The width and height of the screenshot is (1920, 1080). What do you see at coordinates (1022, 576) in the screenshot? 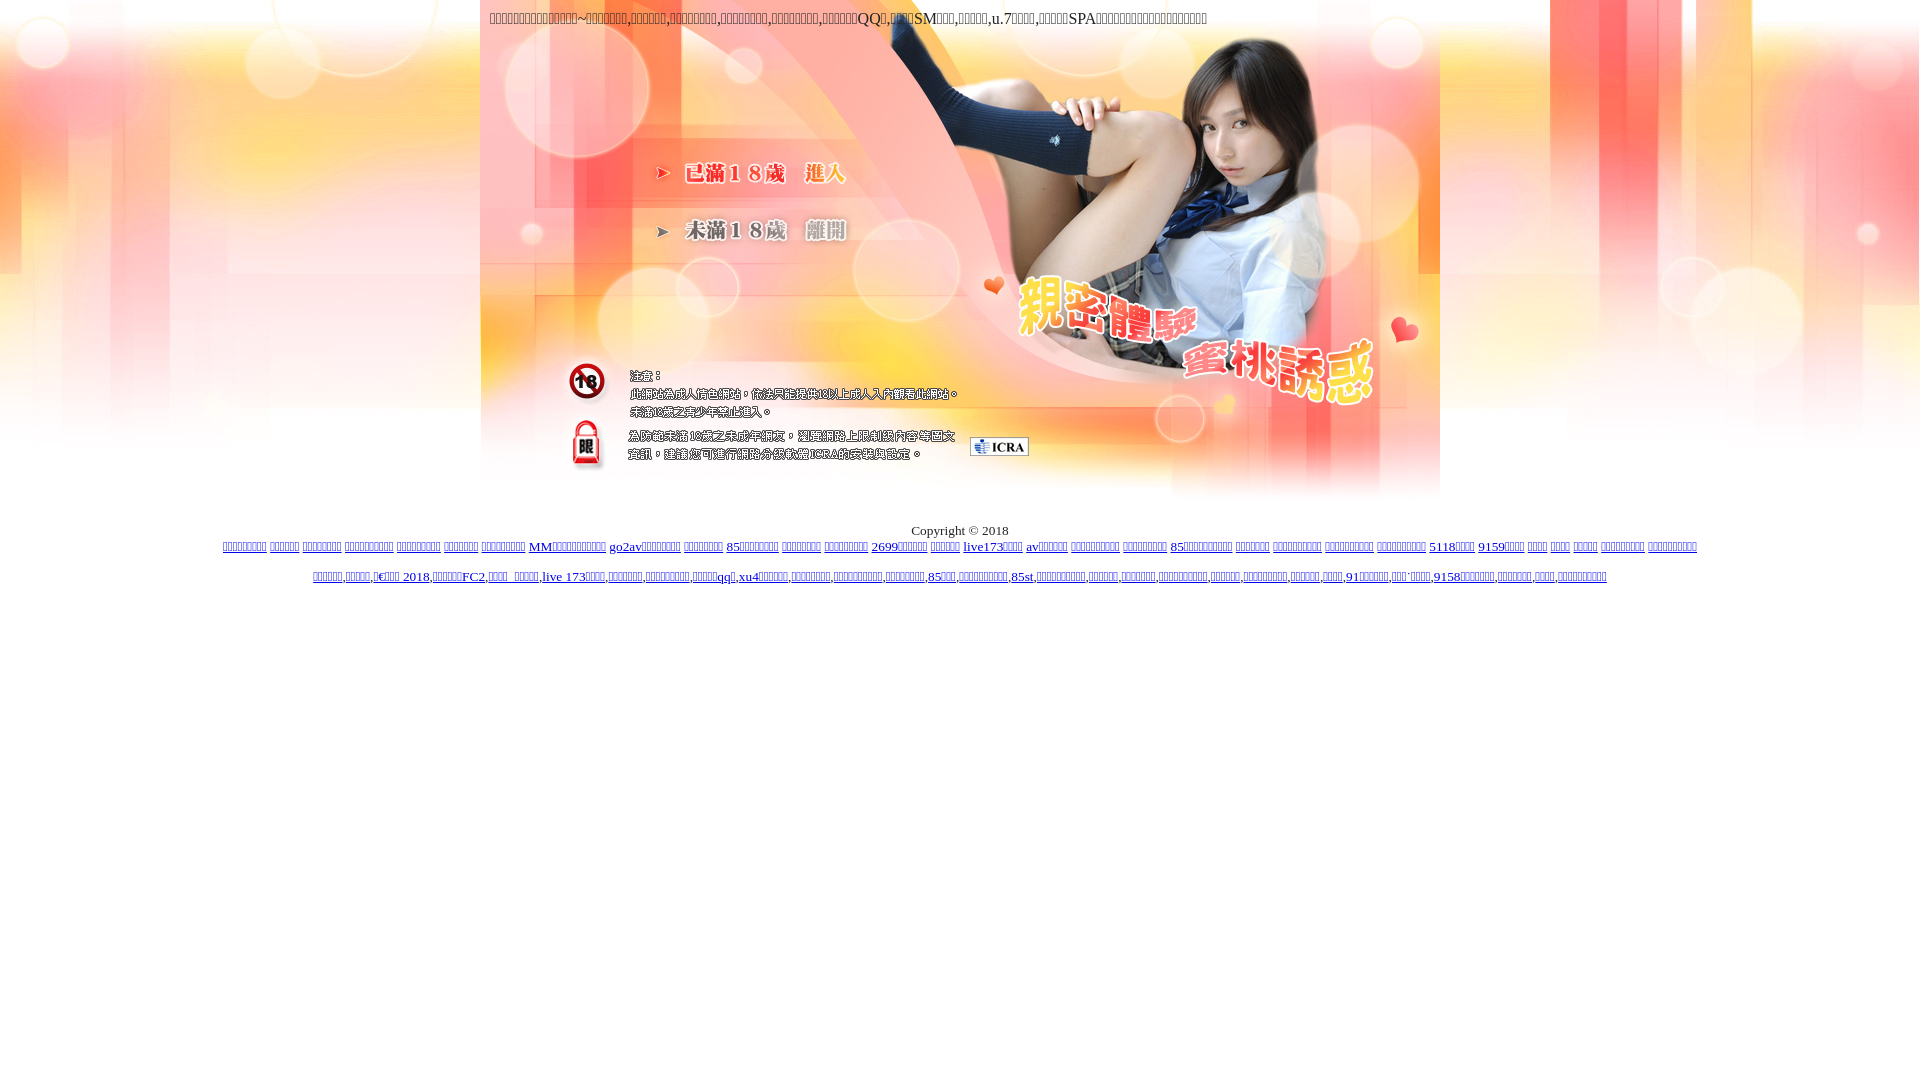
I see `'85st'` at bounding box center [1022, 576].